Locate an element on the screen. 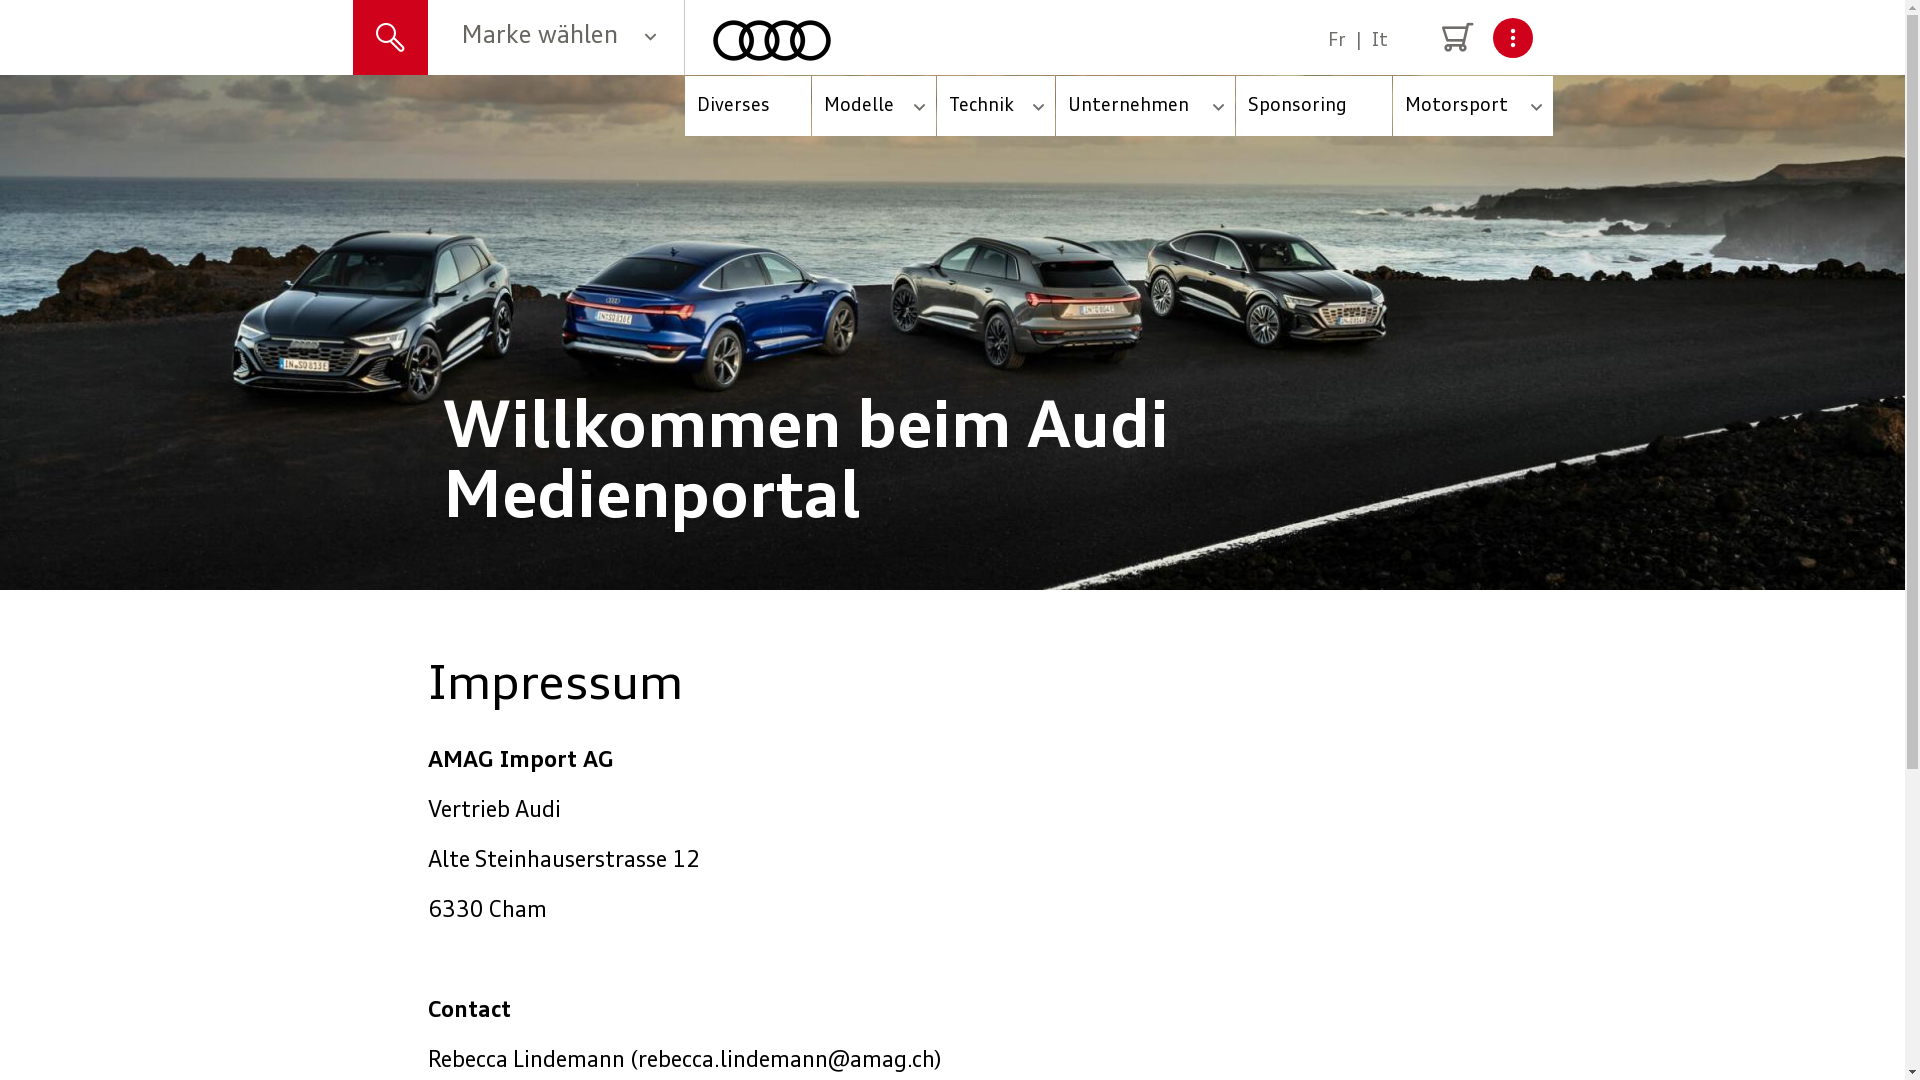  'Fr' is located at coordinates (1337, 41).